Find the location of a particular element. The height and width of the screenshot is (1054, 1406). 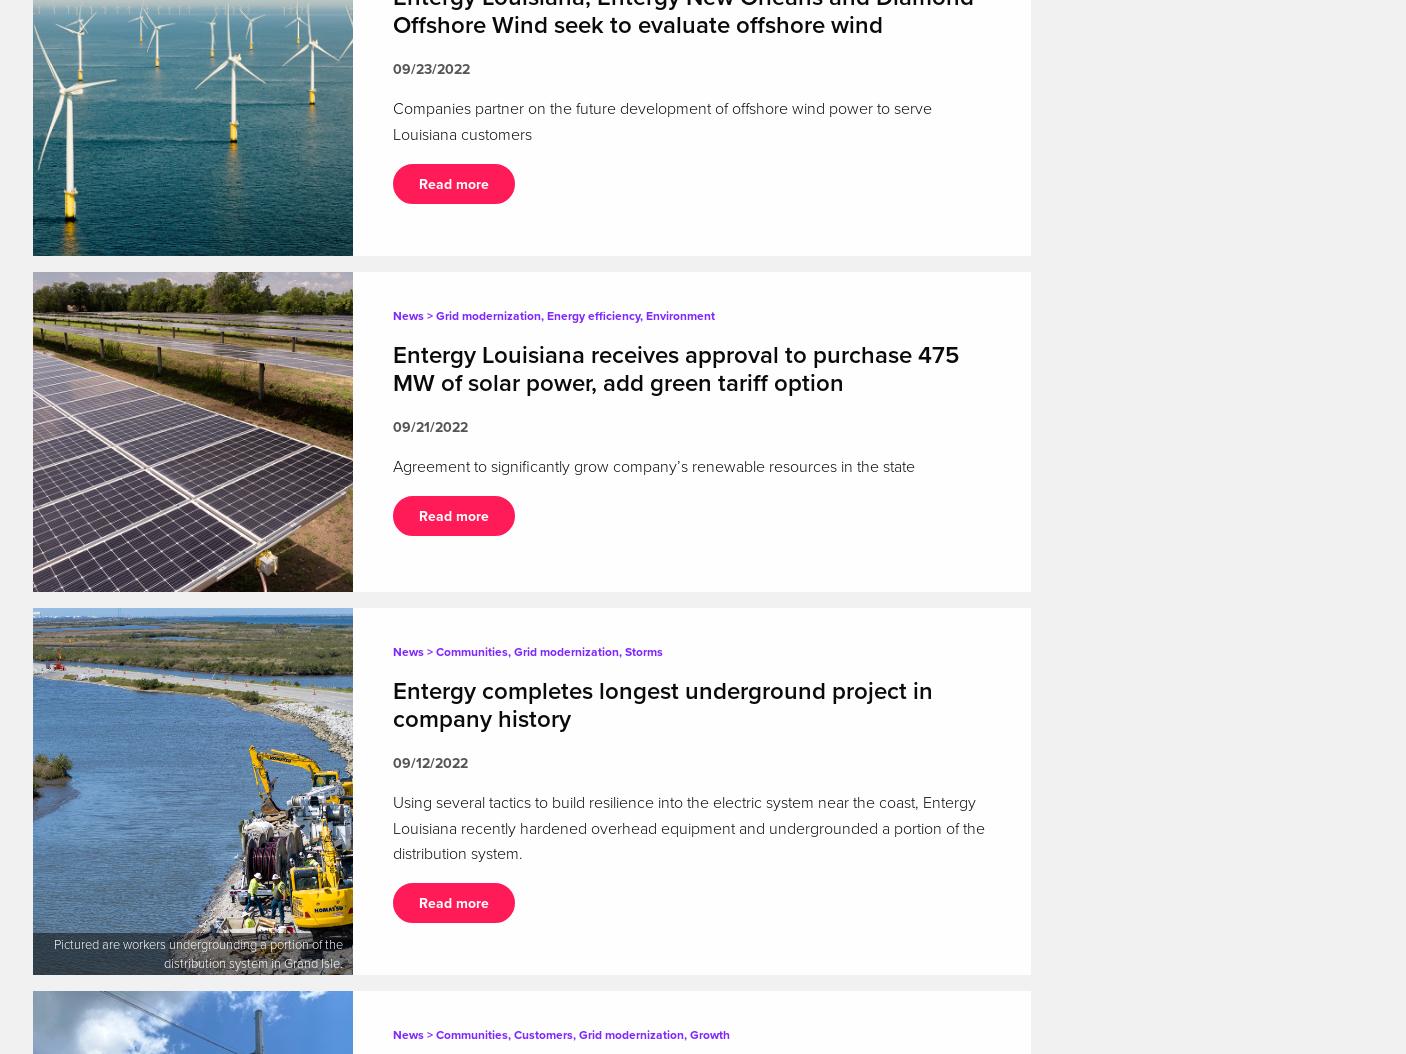

'Entergy Louisiana receives approval to purchase 475 MW of solar power, add green tariff option' is located at coordinates (676, 369).